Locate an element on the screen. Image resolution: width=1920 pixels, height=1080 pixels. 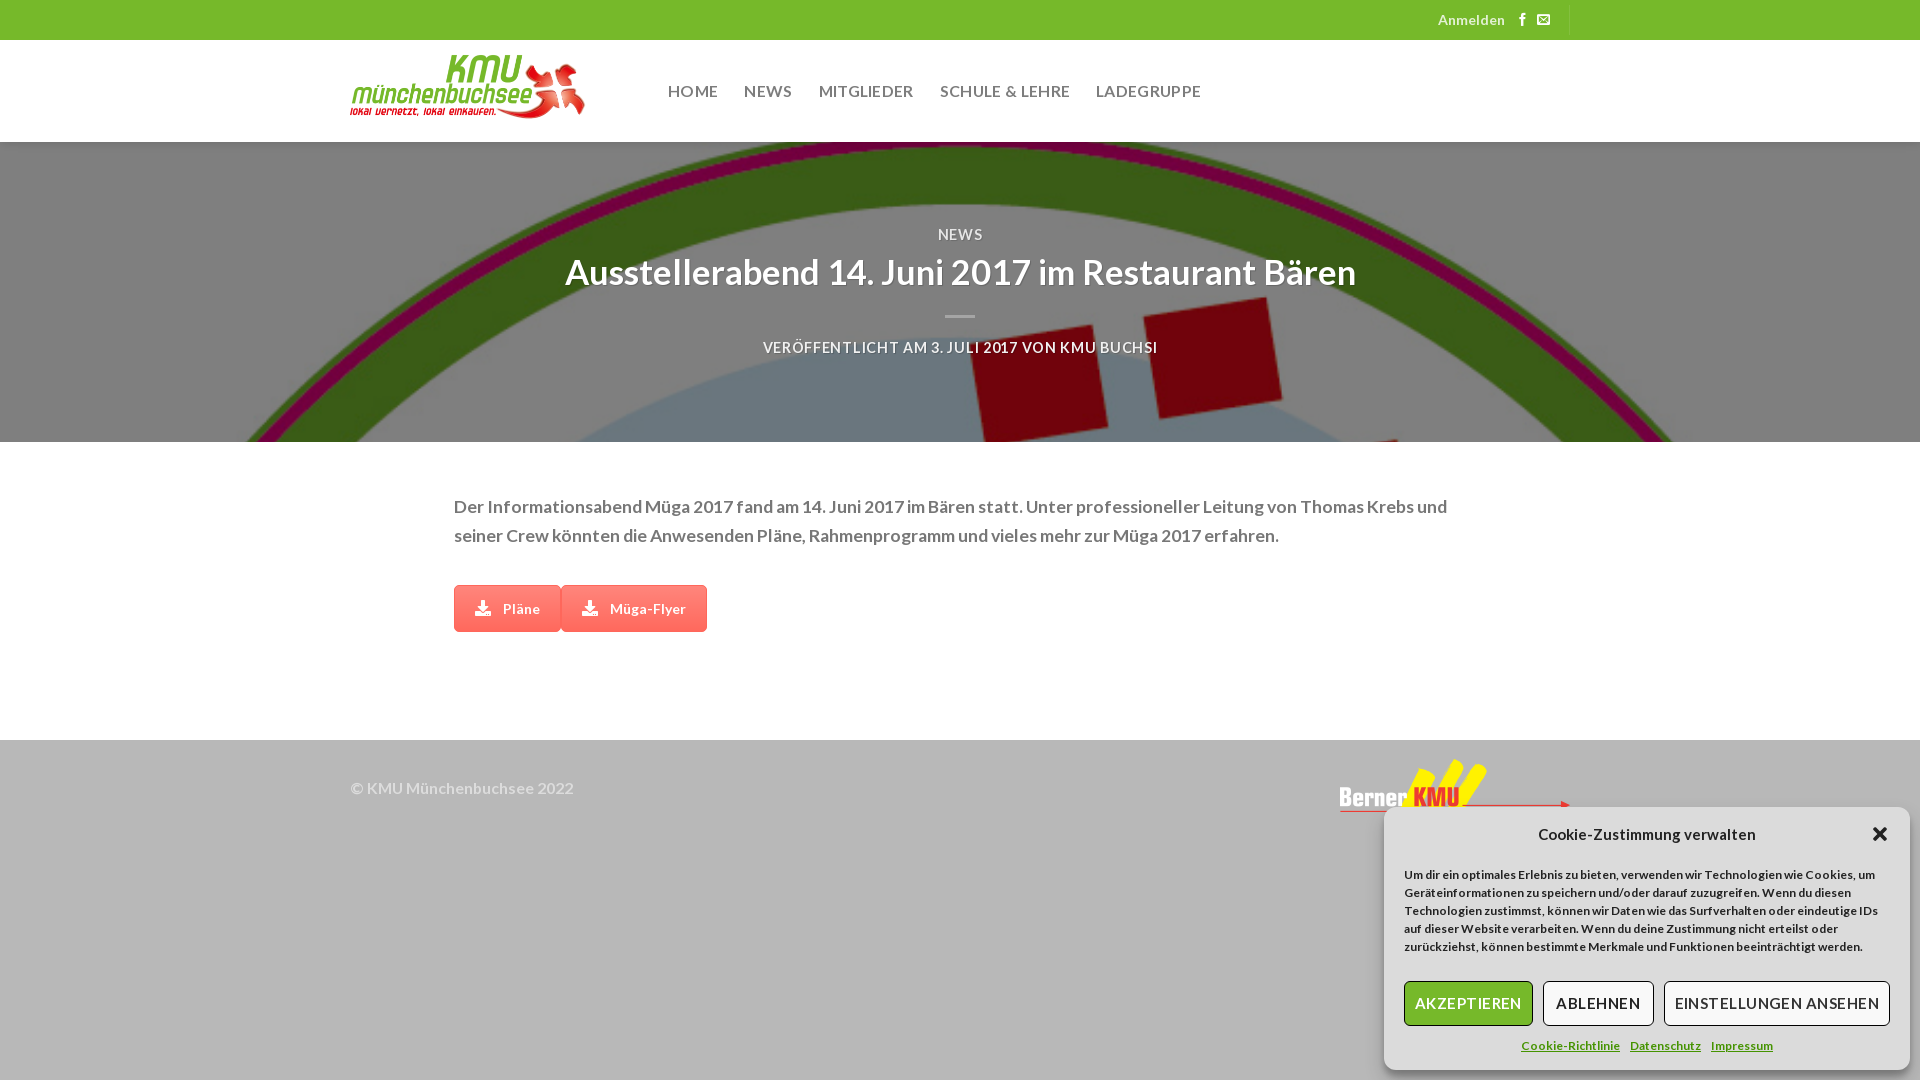
'Datenschutz' is located at coordinates (1665, 1044).